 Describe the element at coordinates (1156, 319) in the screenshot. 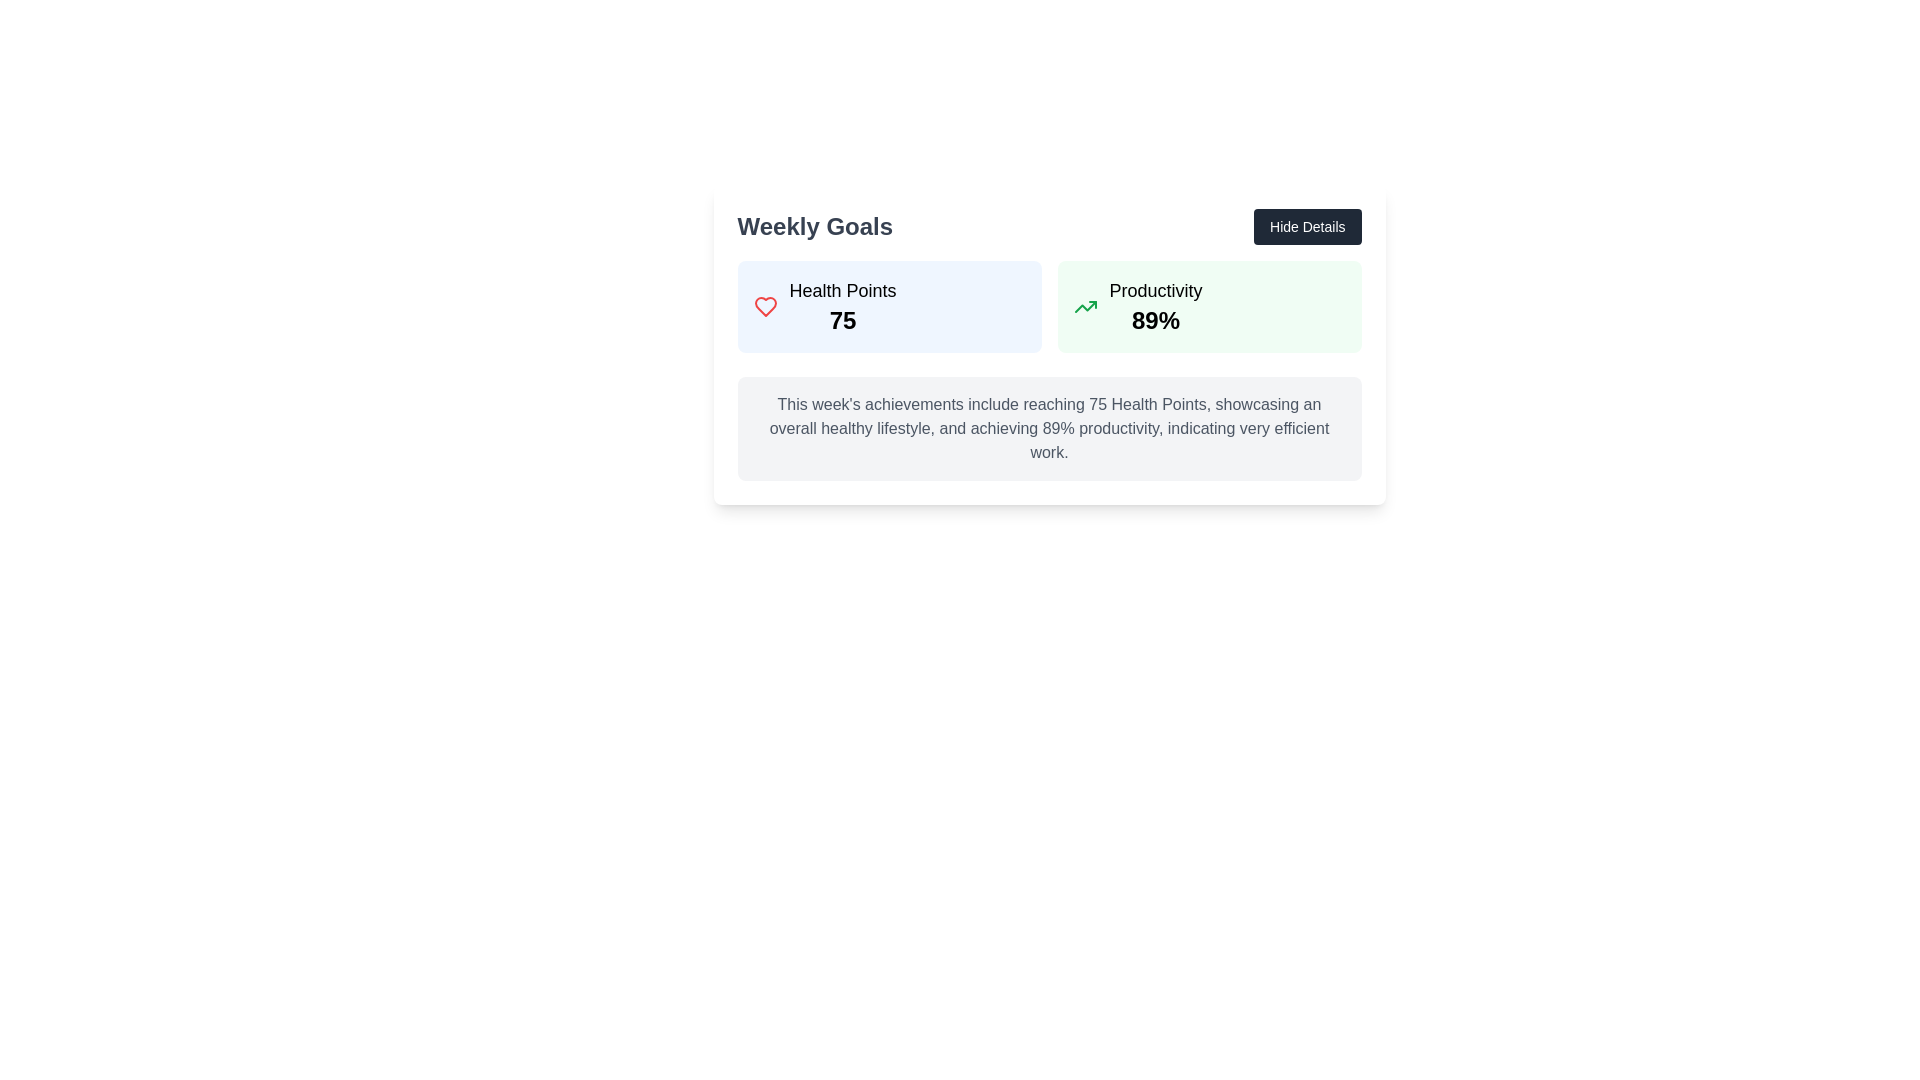

I see `the bold text label displaying '89%' in black color, which represents a key performance indicator within the 'Productivity' section, located under the 'Weekly Goals' heading` at that location.